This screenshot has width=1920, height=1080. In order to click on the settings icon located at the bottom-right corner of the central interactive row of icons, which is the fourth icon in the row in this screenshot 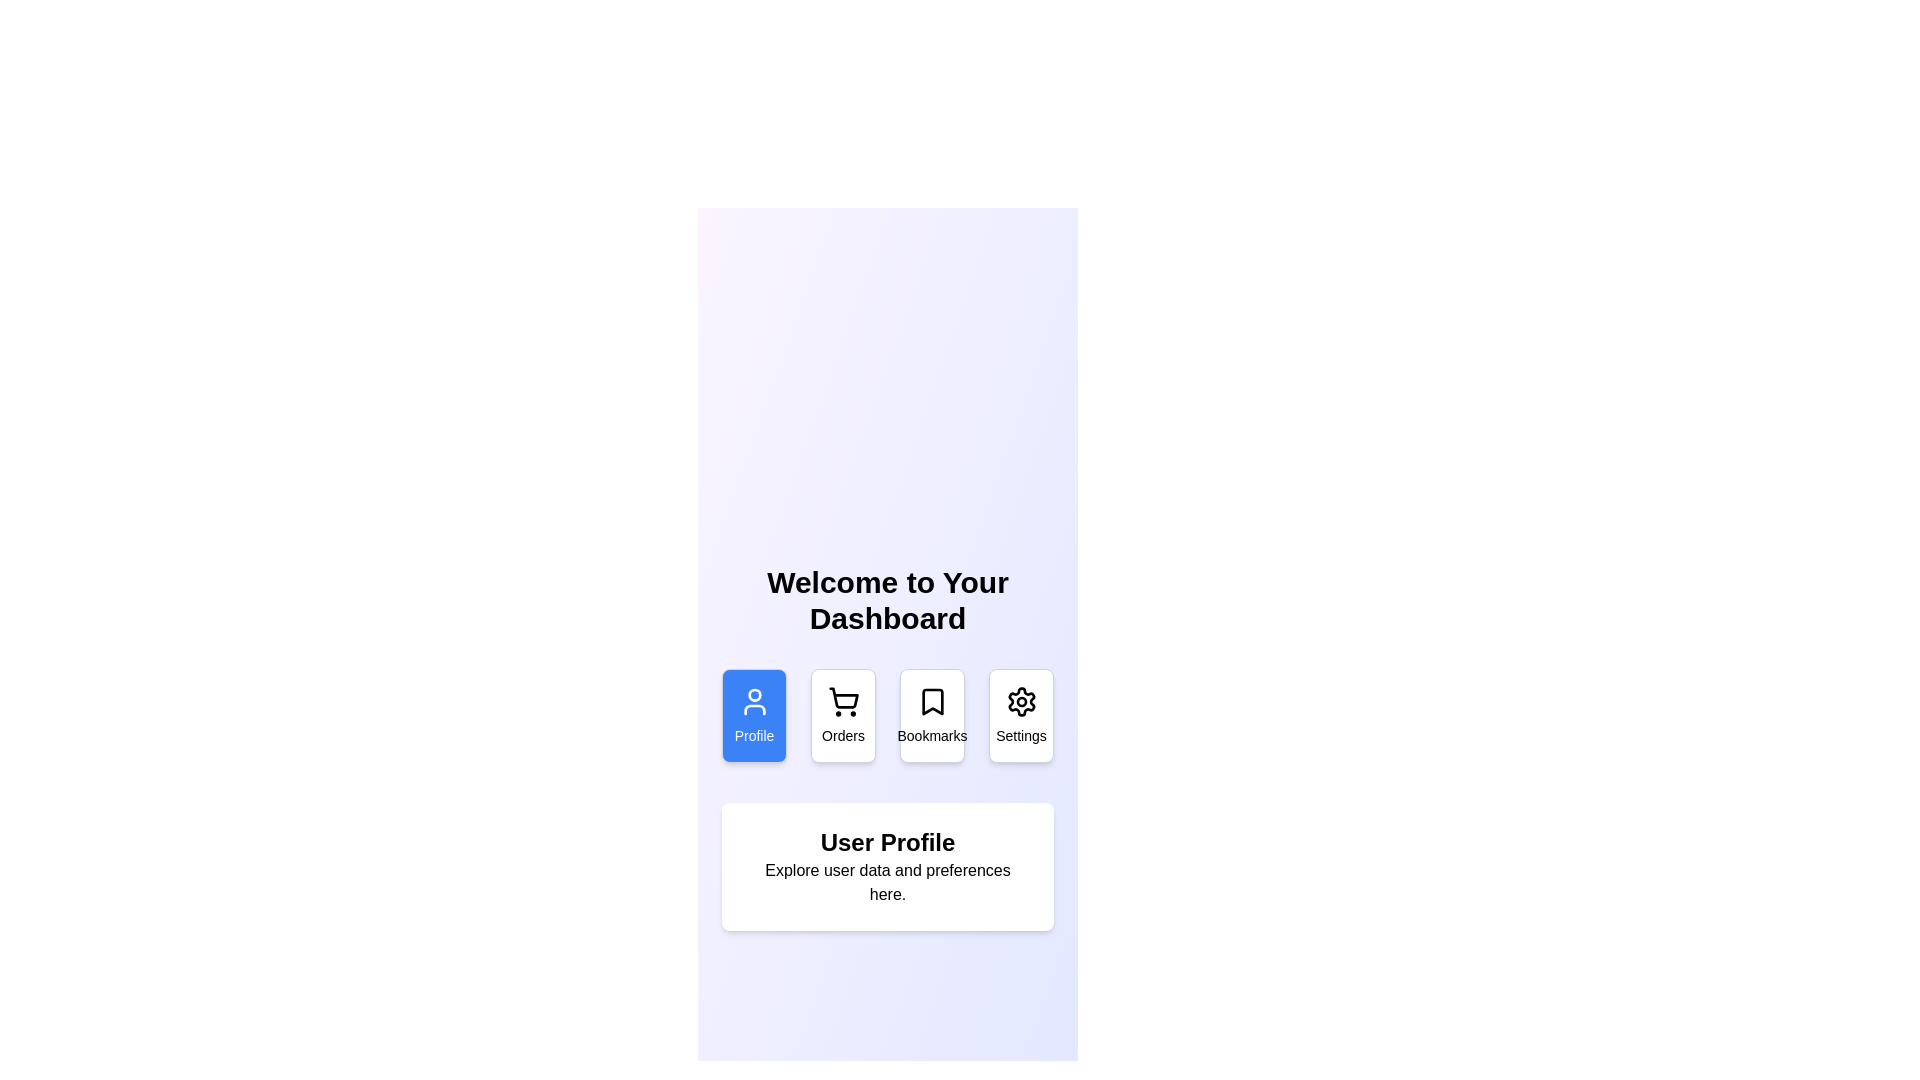, I will do `click(1021, 701)`.